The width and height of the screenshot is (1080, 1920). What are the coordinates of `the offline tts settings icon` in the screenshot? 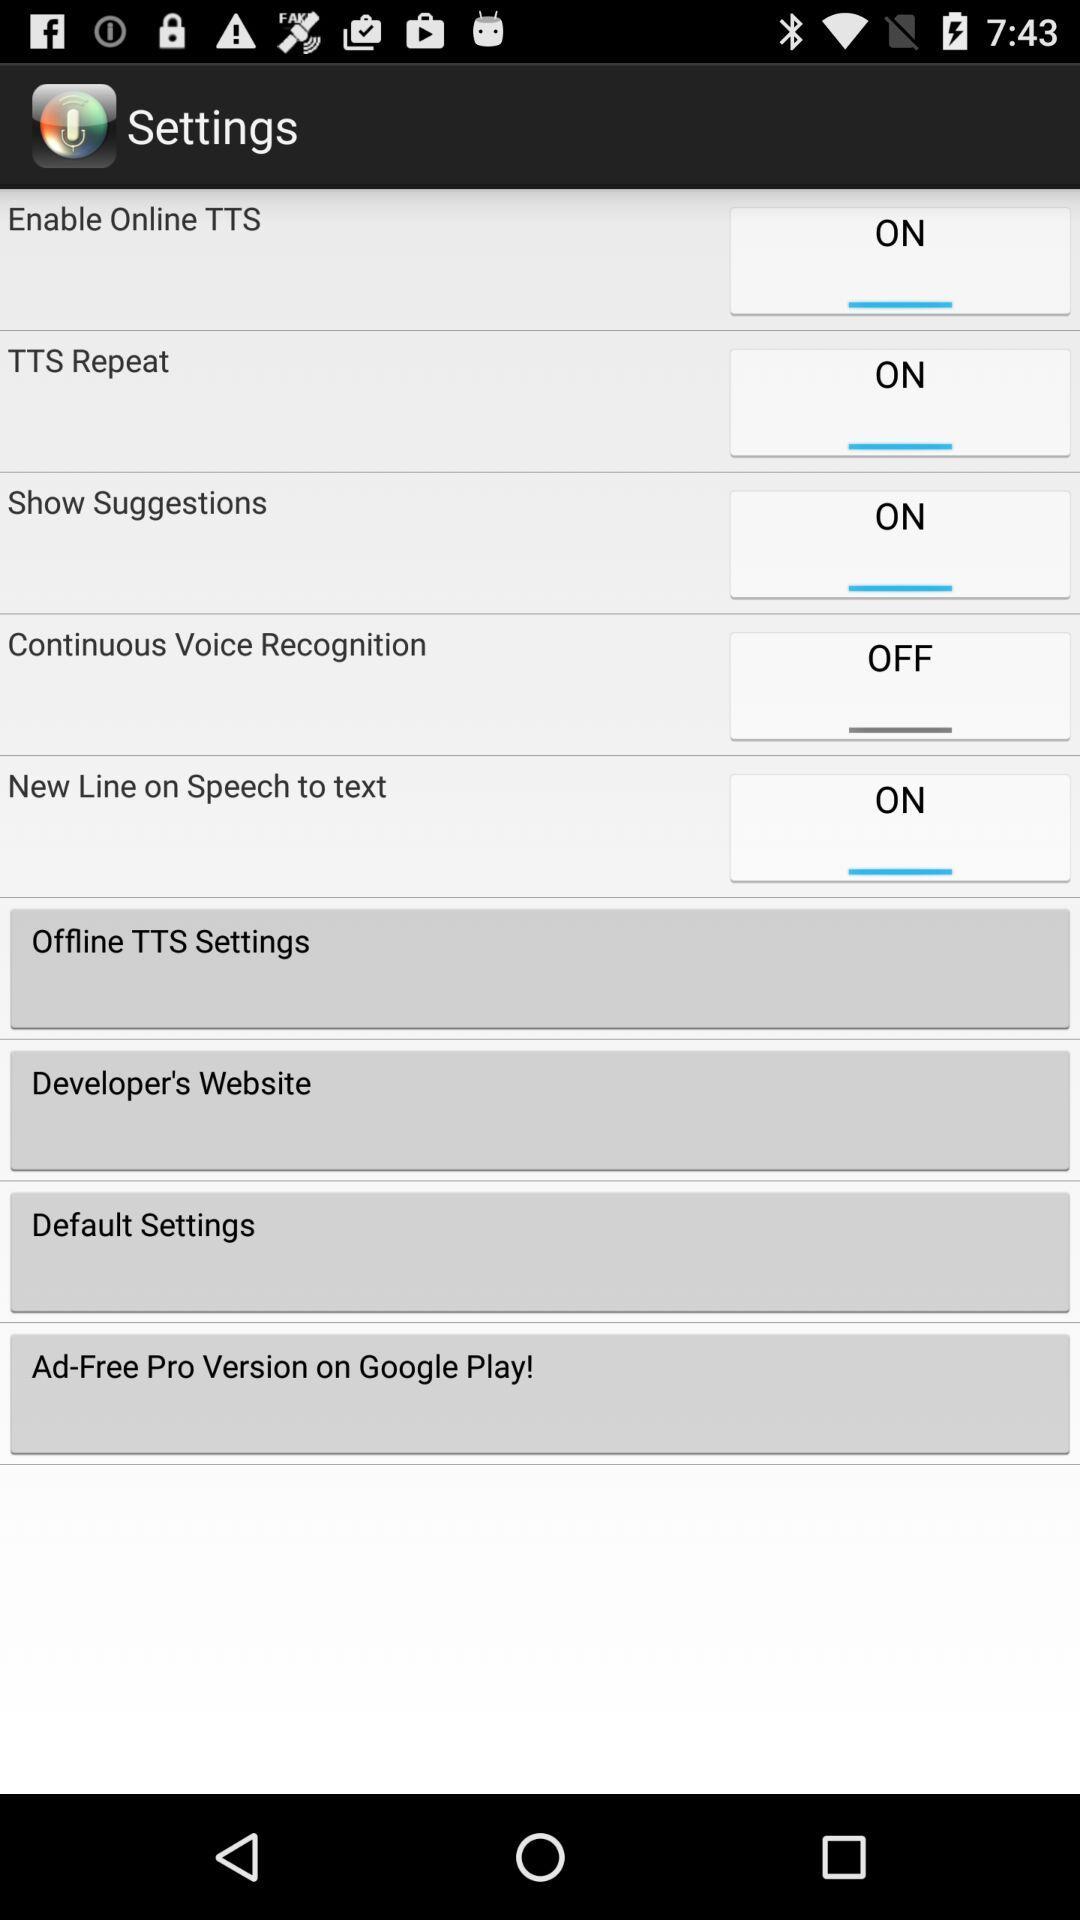 It's located at (540, 968).